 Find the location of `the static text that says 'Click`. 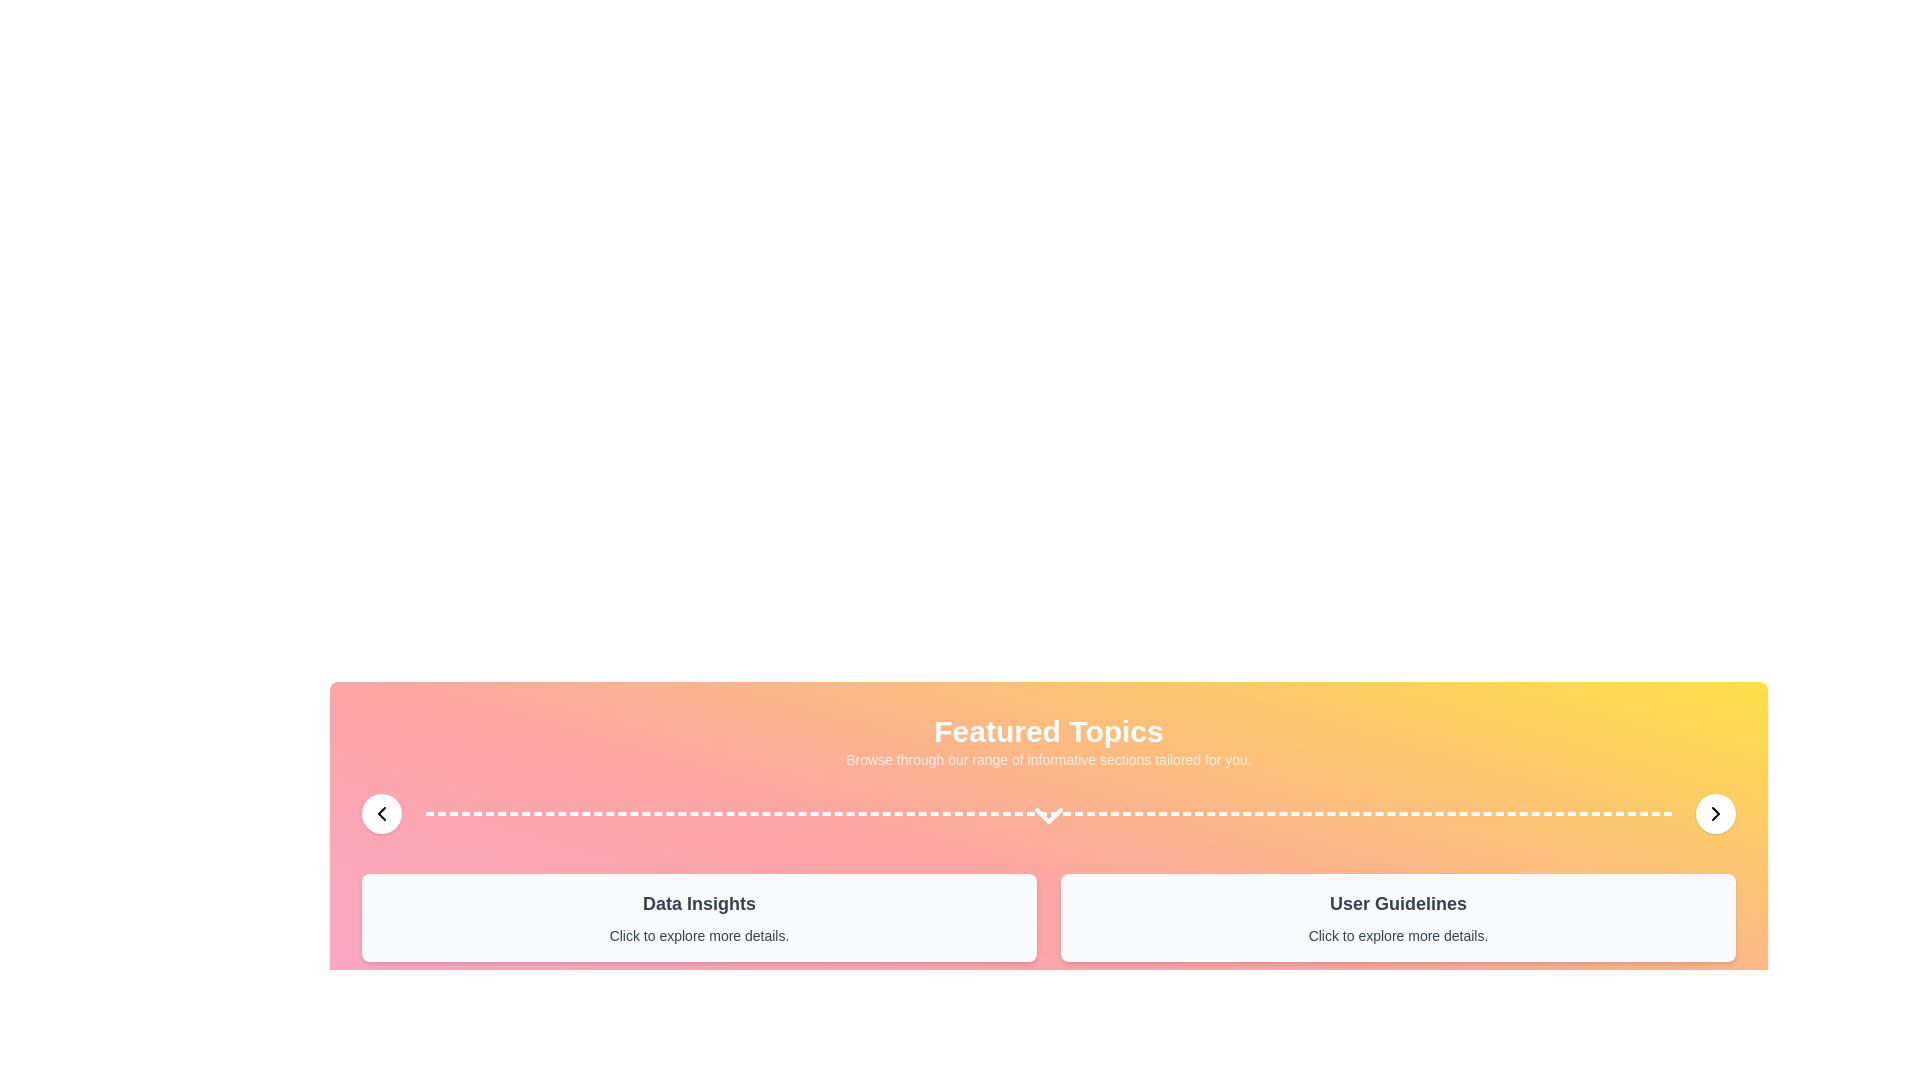

the static text that says 'Click is located at coordinates (699, 936).